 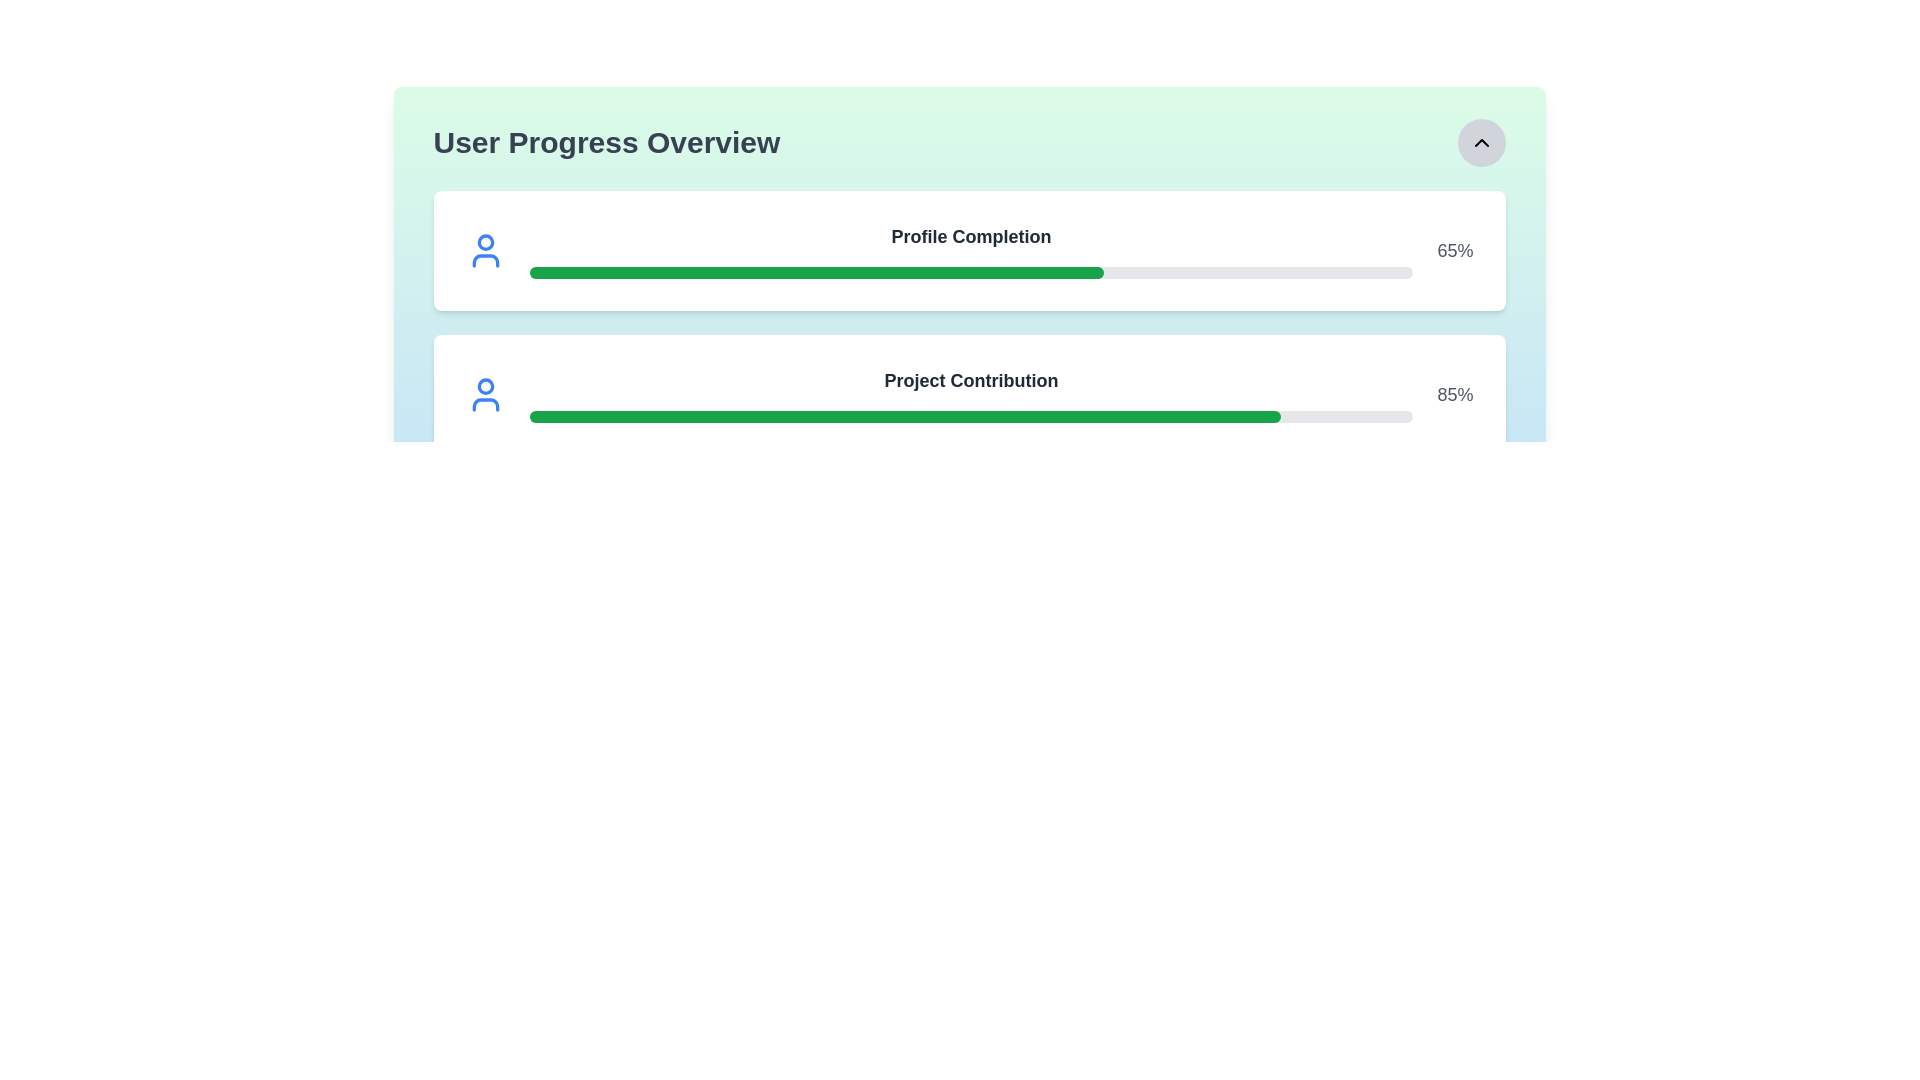 I want to click on the upward-pointing chevron icon located within a circular button at the top-right corner of the interface, so click(x=1481, y=141).